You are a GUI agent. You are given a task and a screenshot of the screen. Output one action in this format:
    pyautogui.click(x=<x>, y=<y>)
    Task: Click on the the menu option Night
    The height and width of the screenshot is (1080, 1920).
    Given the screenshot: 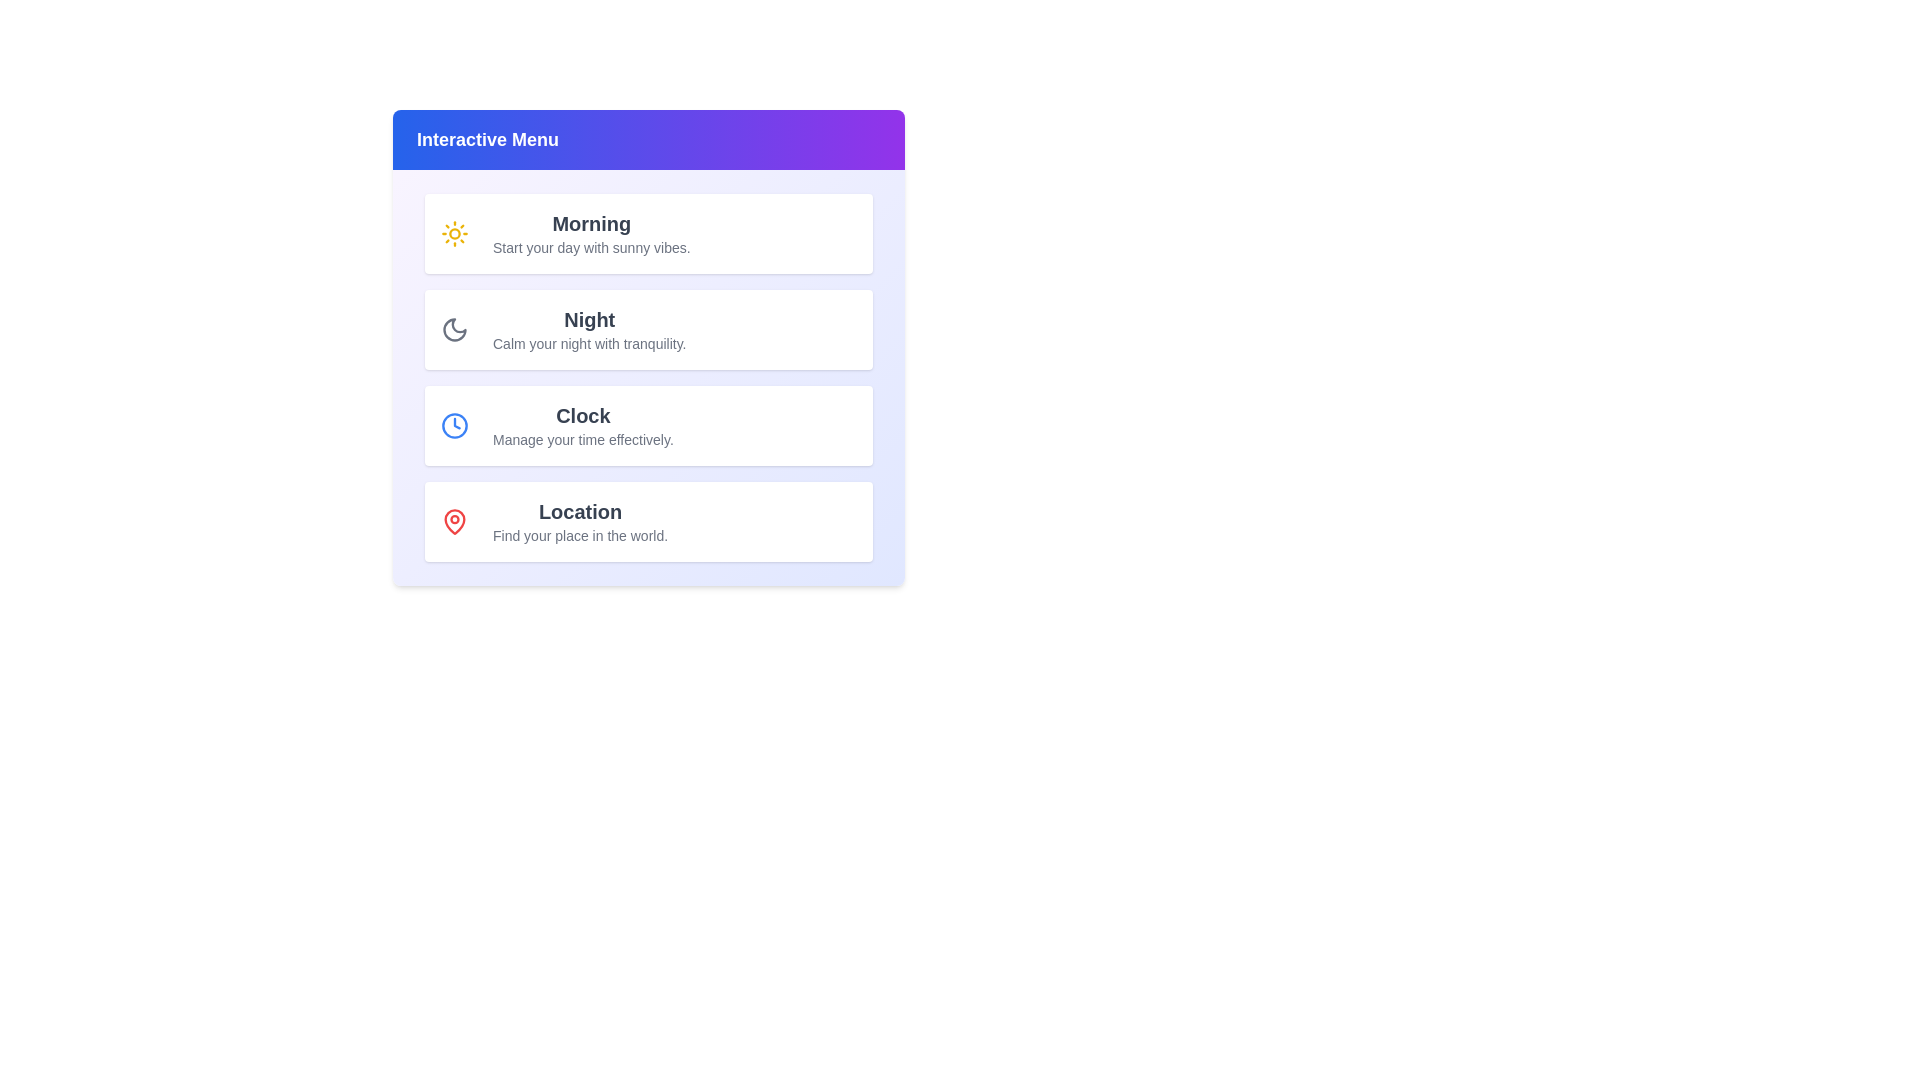 What is the action you would take?
    pyautogui.click(x=648, y=329)
    